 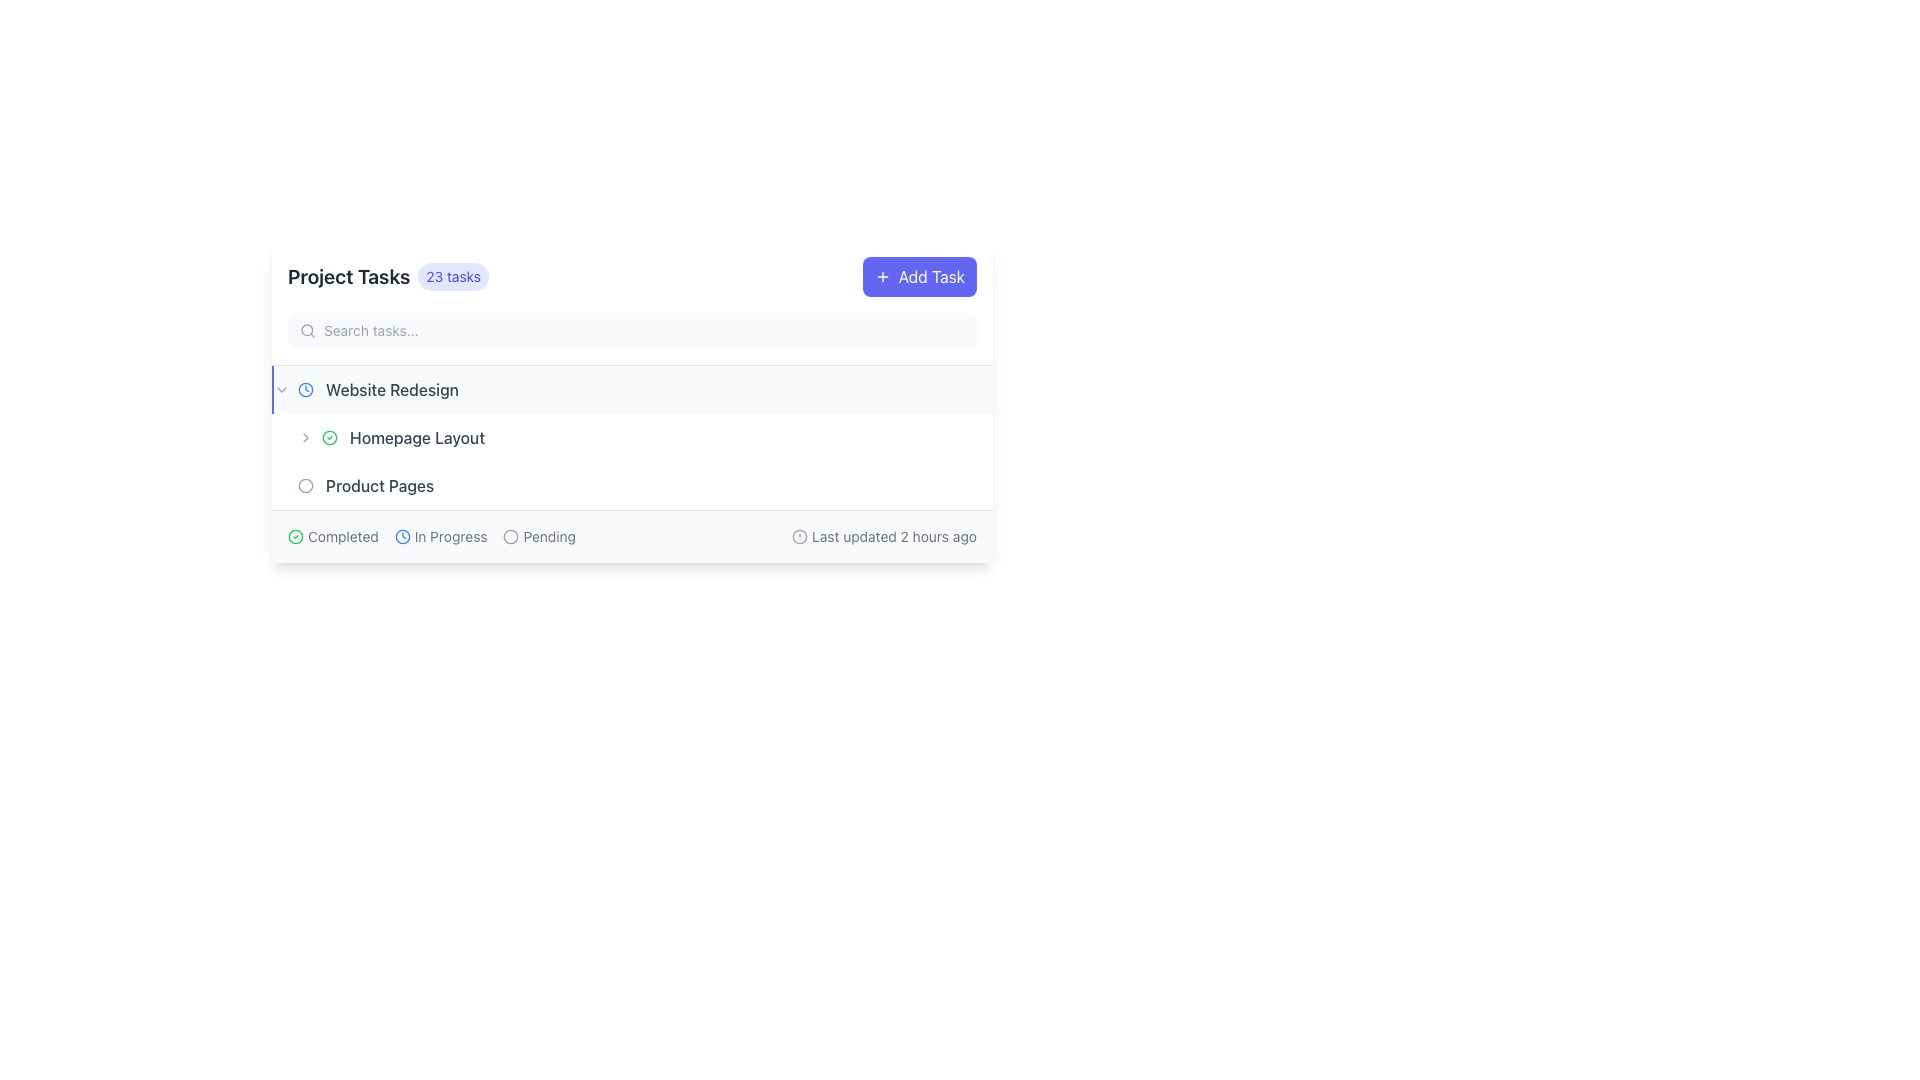 I want to click on the status indicator icon located to the left of the 'Product Pages' text in the project task list, so click(x=305, y=486).